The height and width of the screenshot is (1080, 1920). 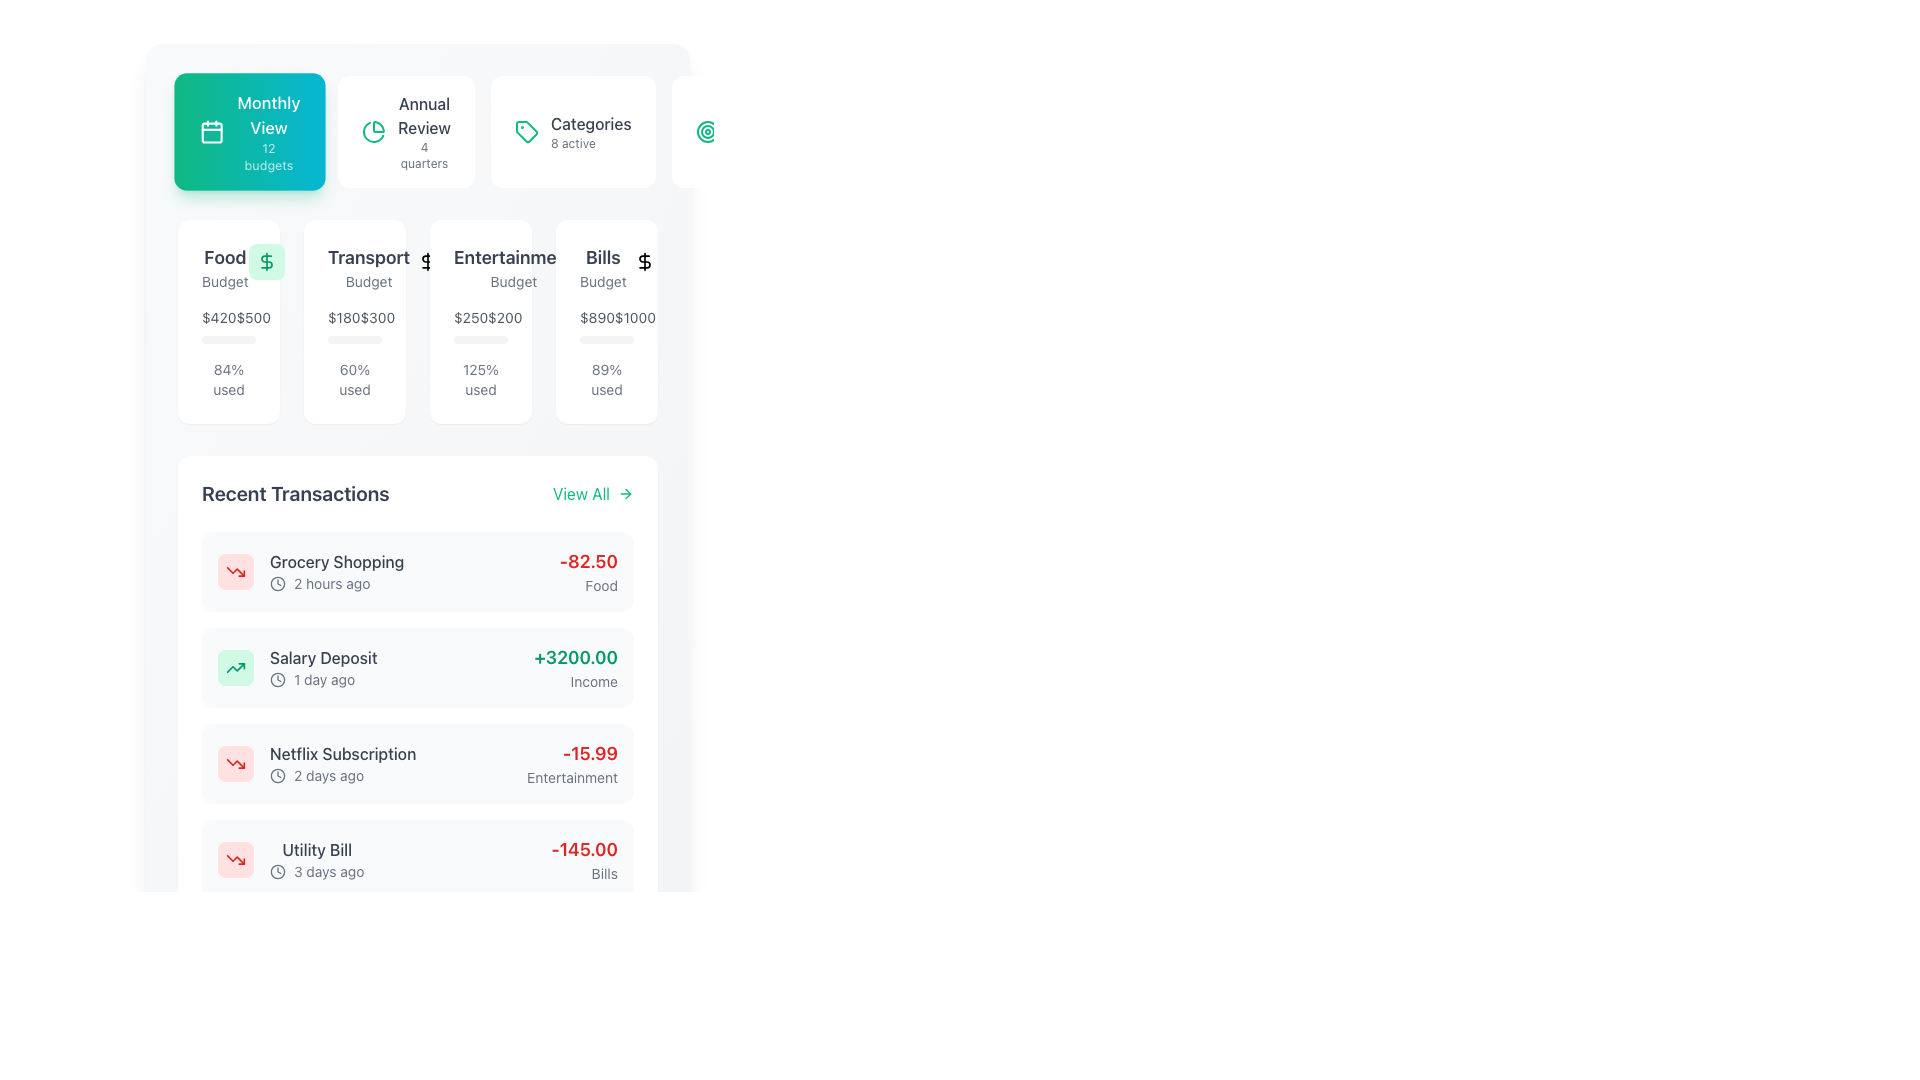 I want to click on the Text component displaying 'Salary Deposit' in the second row under the 'Recent Transactions' section, so click(x=323, y=667).